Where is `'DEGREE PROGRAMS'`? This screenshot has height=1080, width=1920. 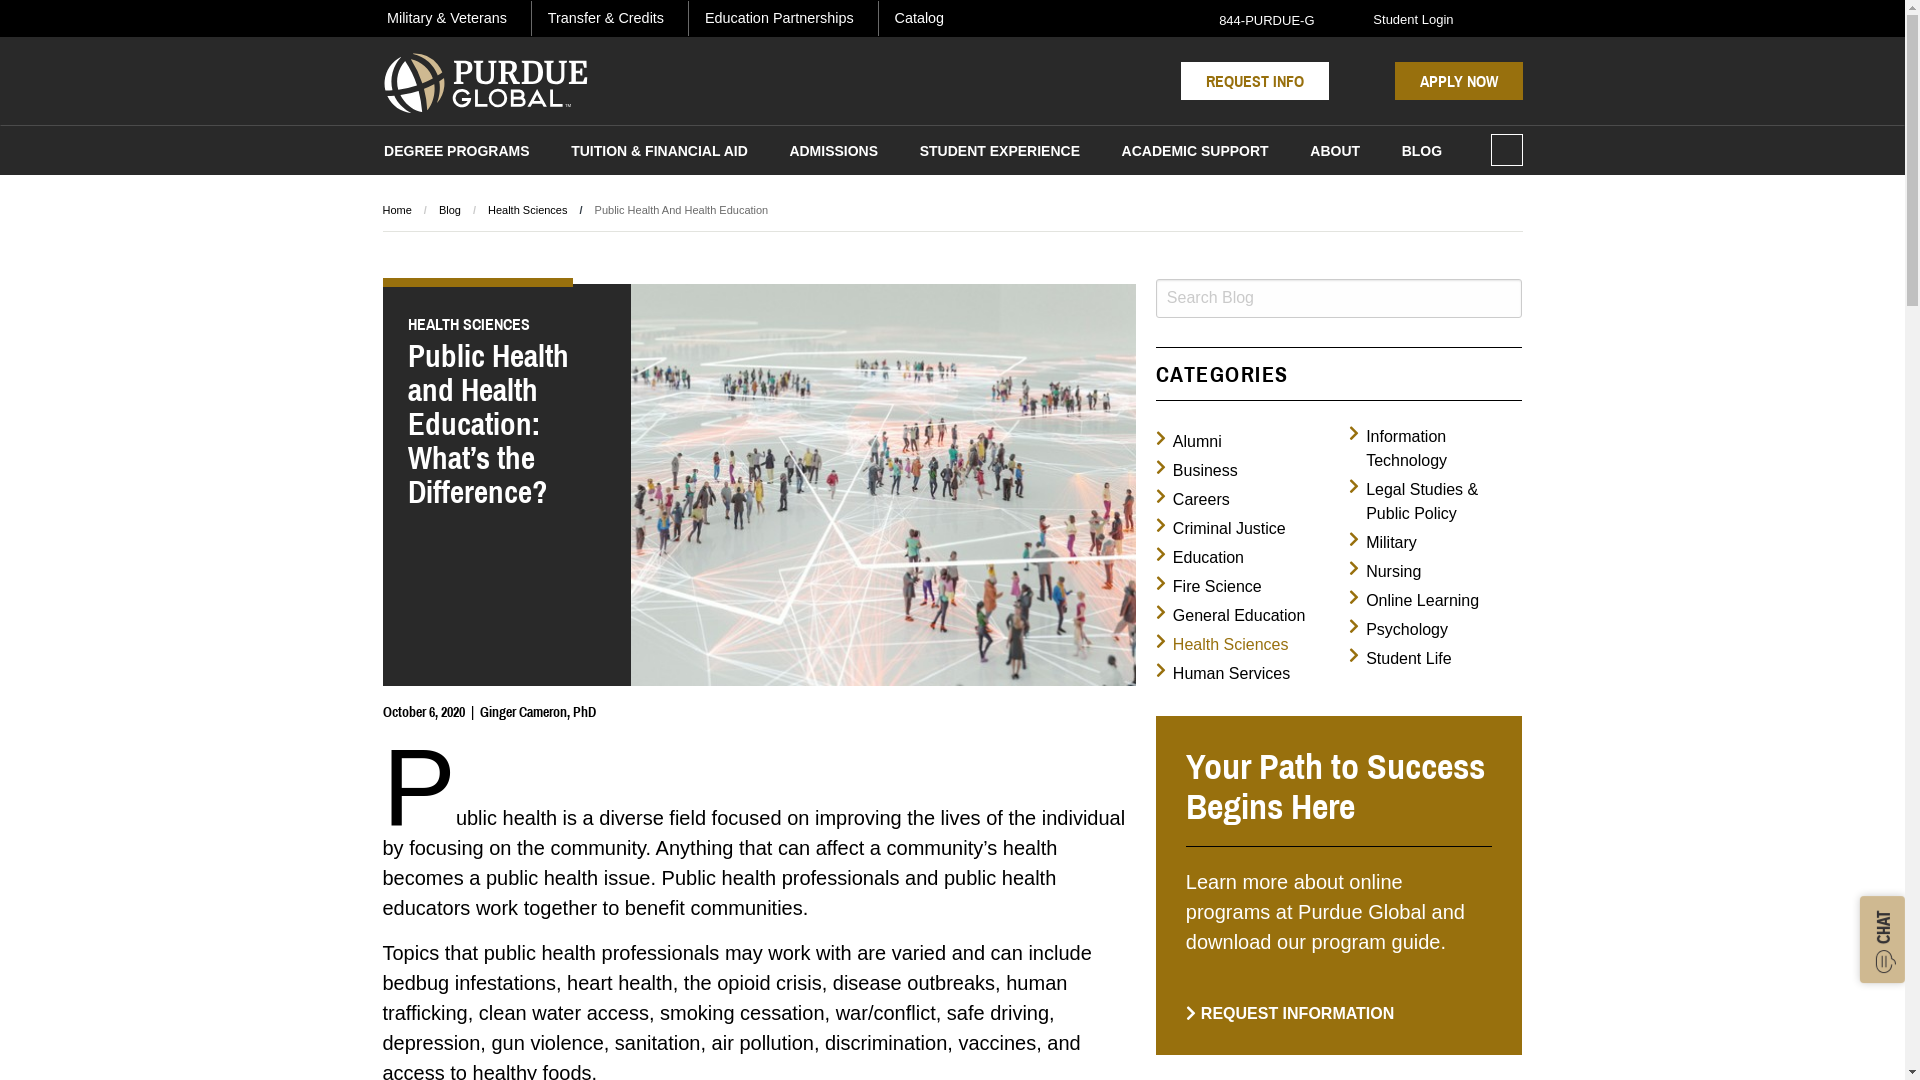 'DEGREE PROGRAMS' is located at coordinates (455, 153).